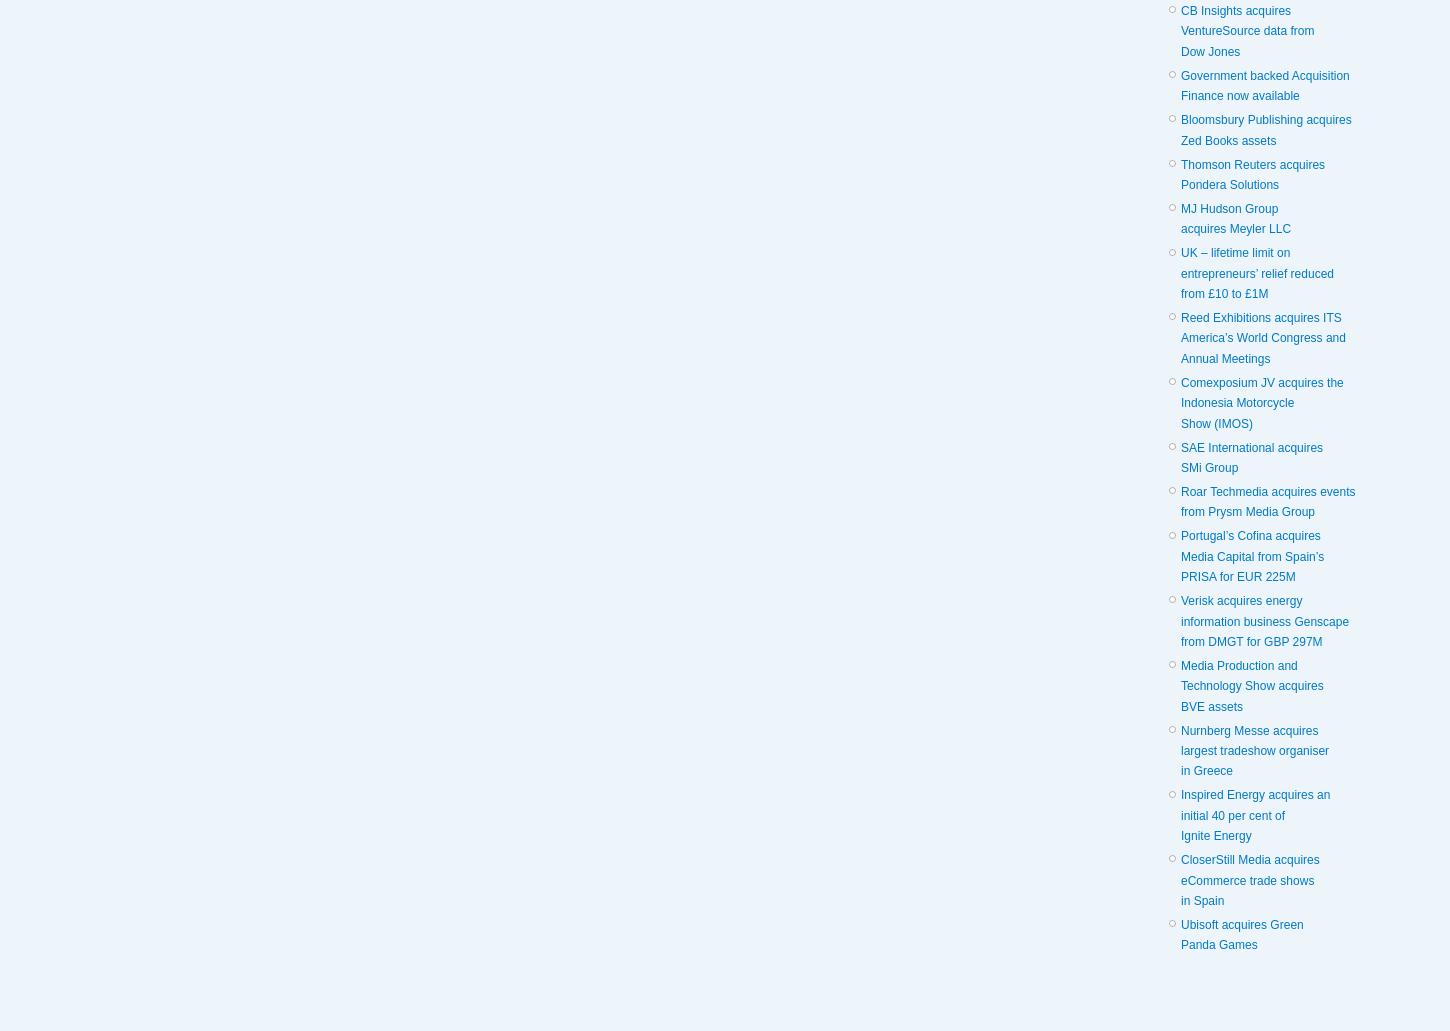 The height and width of the screenshot is (1031, 1450). What do you see at coordinates (1252, 555) in the screenshot?
I see `'Portugal’s Cofina acquires Media Capital from Spain’s PRISA for EUR 225M'` at bounding box center [1252, 555].